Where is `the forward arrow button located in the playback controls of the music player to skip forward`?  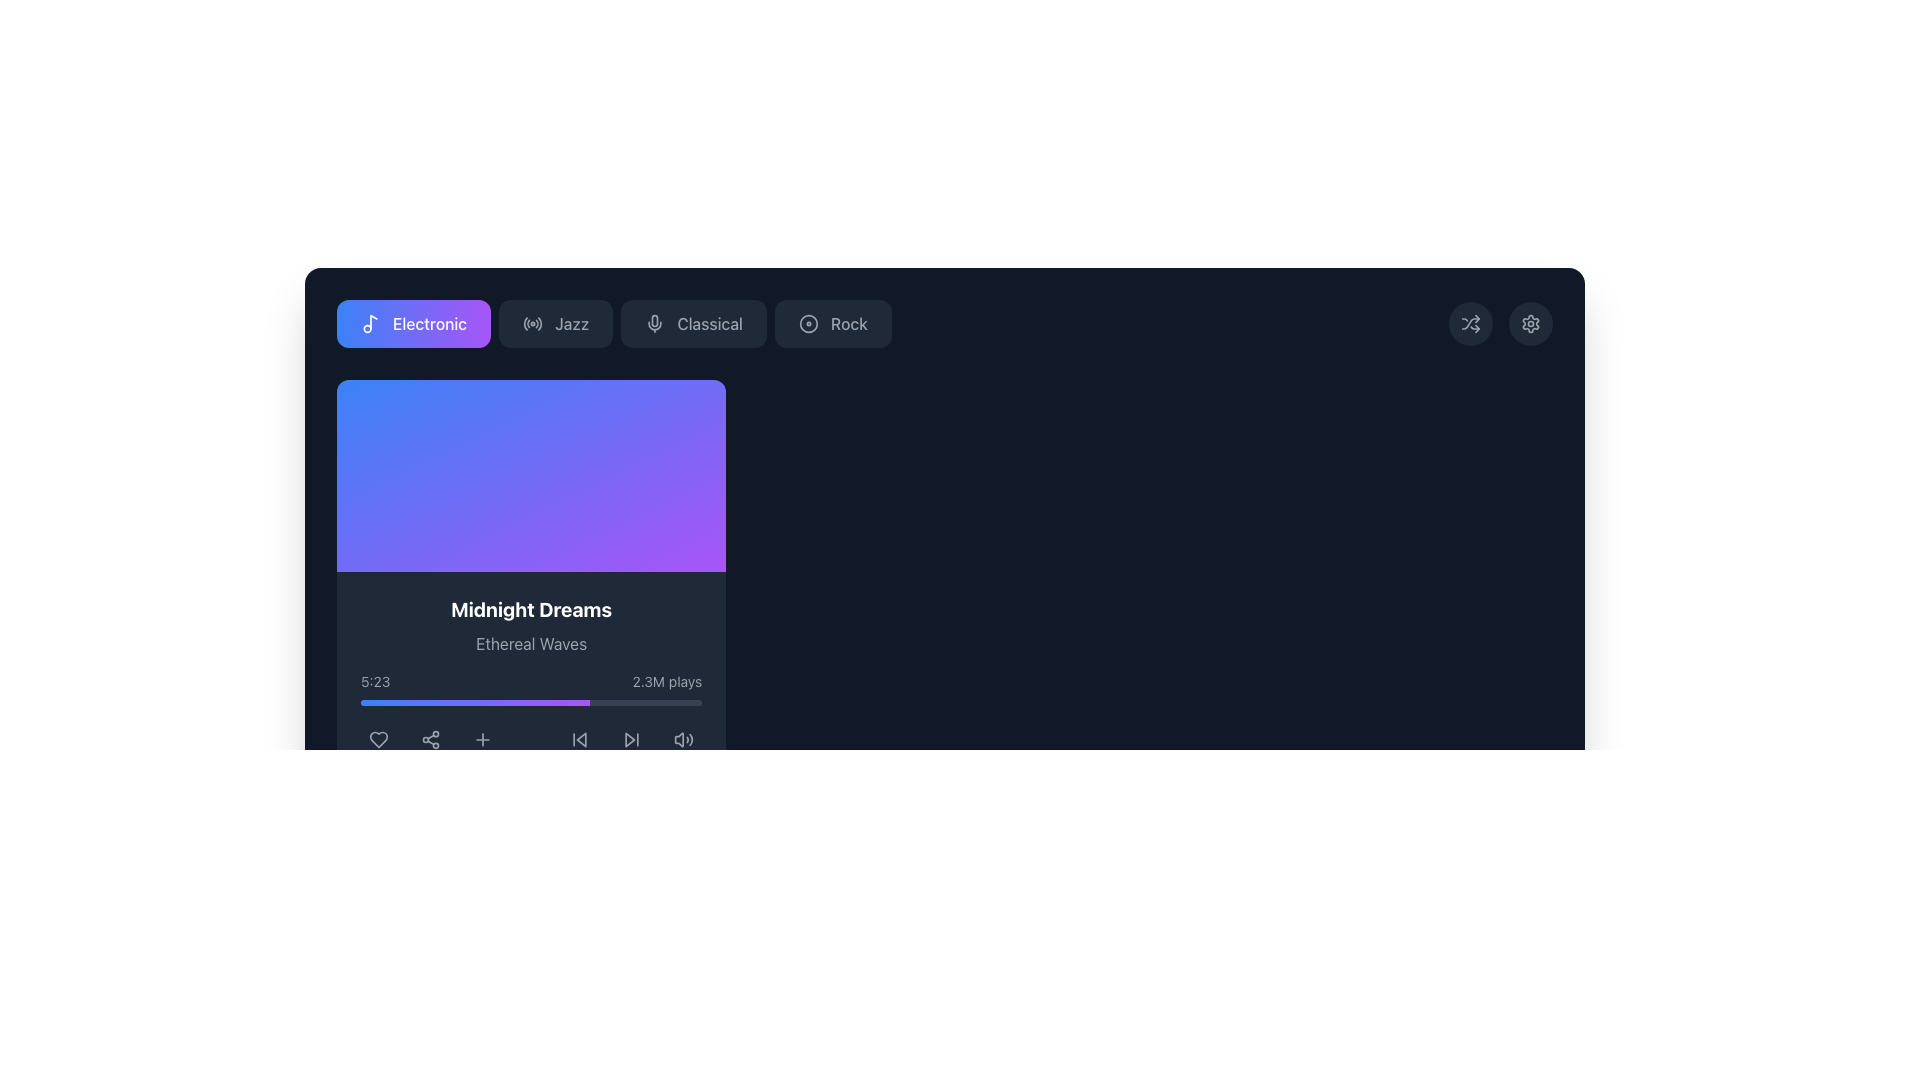 the forward arrow button located in the playback controls of the music player to skip forward is located at coordinates (631, 740).